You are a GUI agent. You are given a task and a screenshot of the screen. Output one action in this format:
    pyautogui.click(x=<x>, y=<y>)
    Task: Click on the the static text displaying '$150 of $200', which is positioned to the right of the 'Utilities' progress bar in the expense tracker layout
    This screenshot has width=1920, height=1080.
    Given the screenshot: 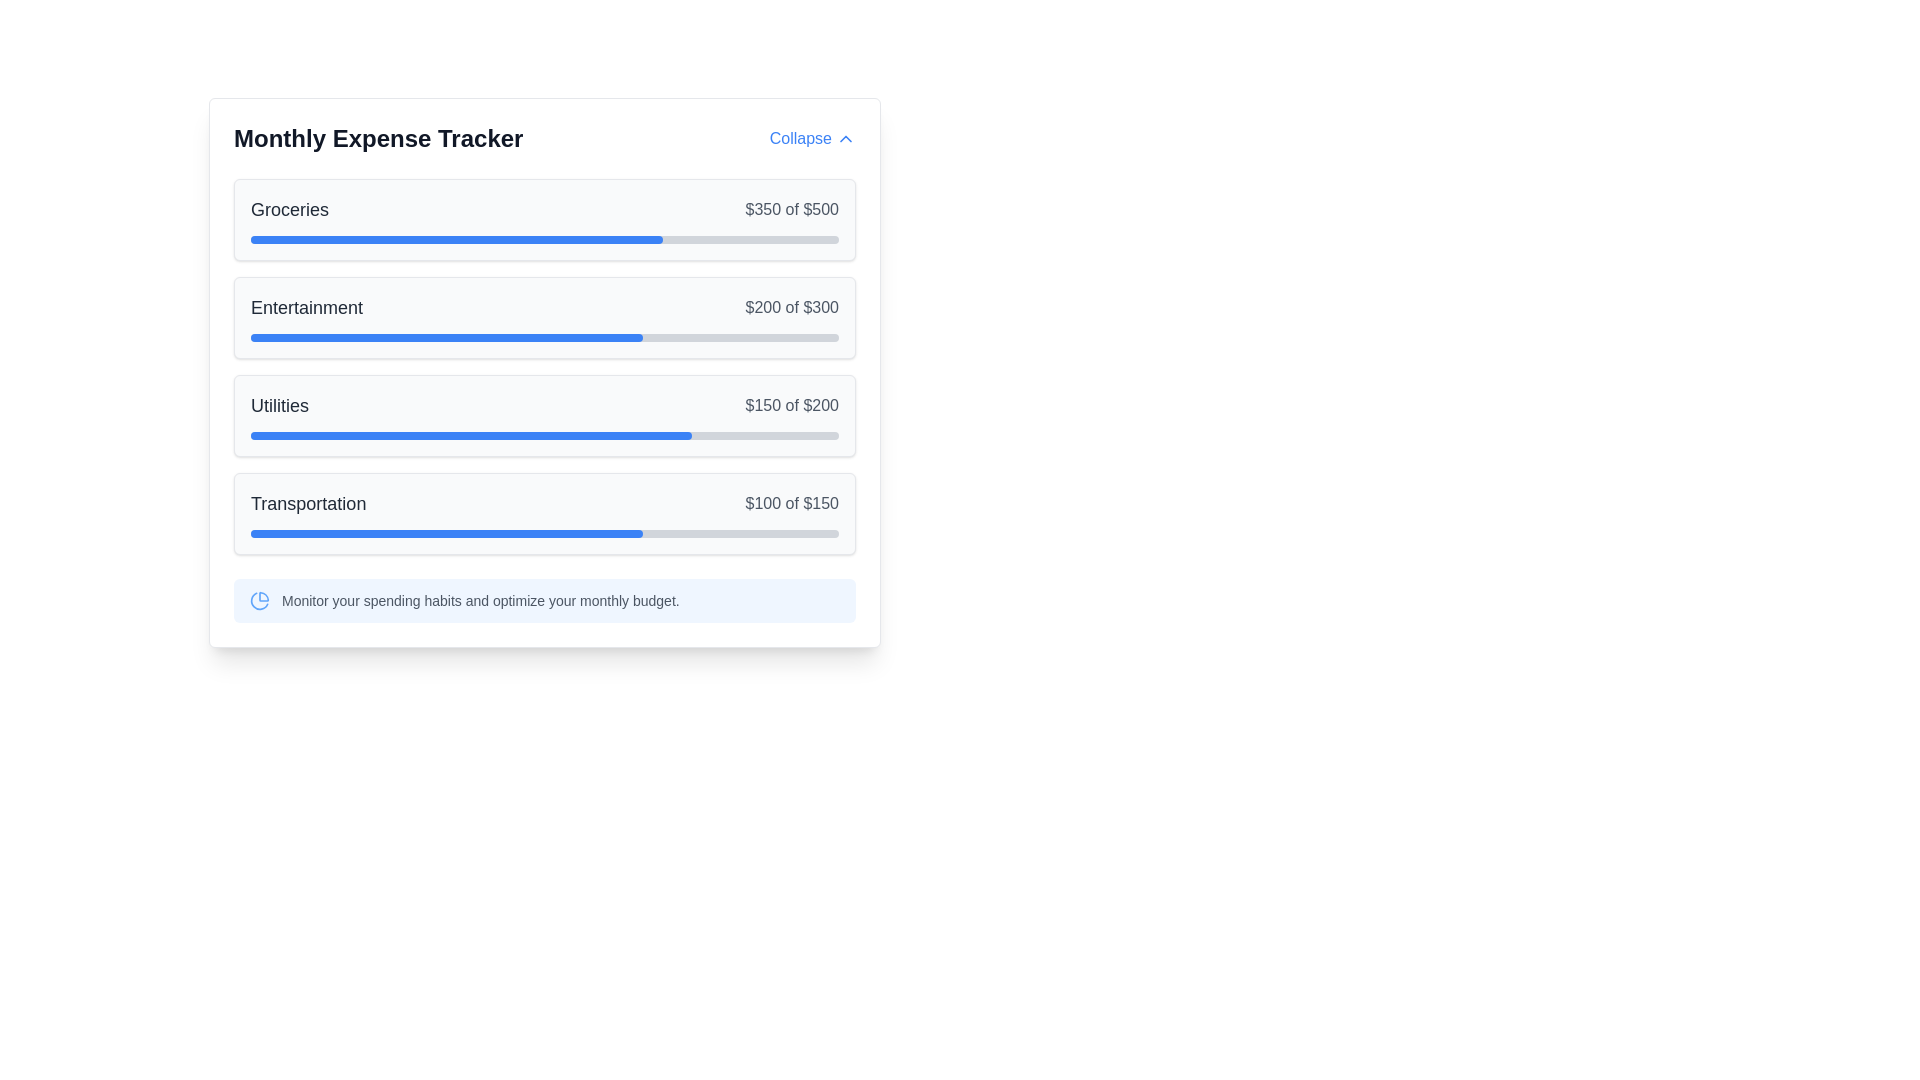 What is the action you would take?
    pyautogui.click(x=791, y=405)
    